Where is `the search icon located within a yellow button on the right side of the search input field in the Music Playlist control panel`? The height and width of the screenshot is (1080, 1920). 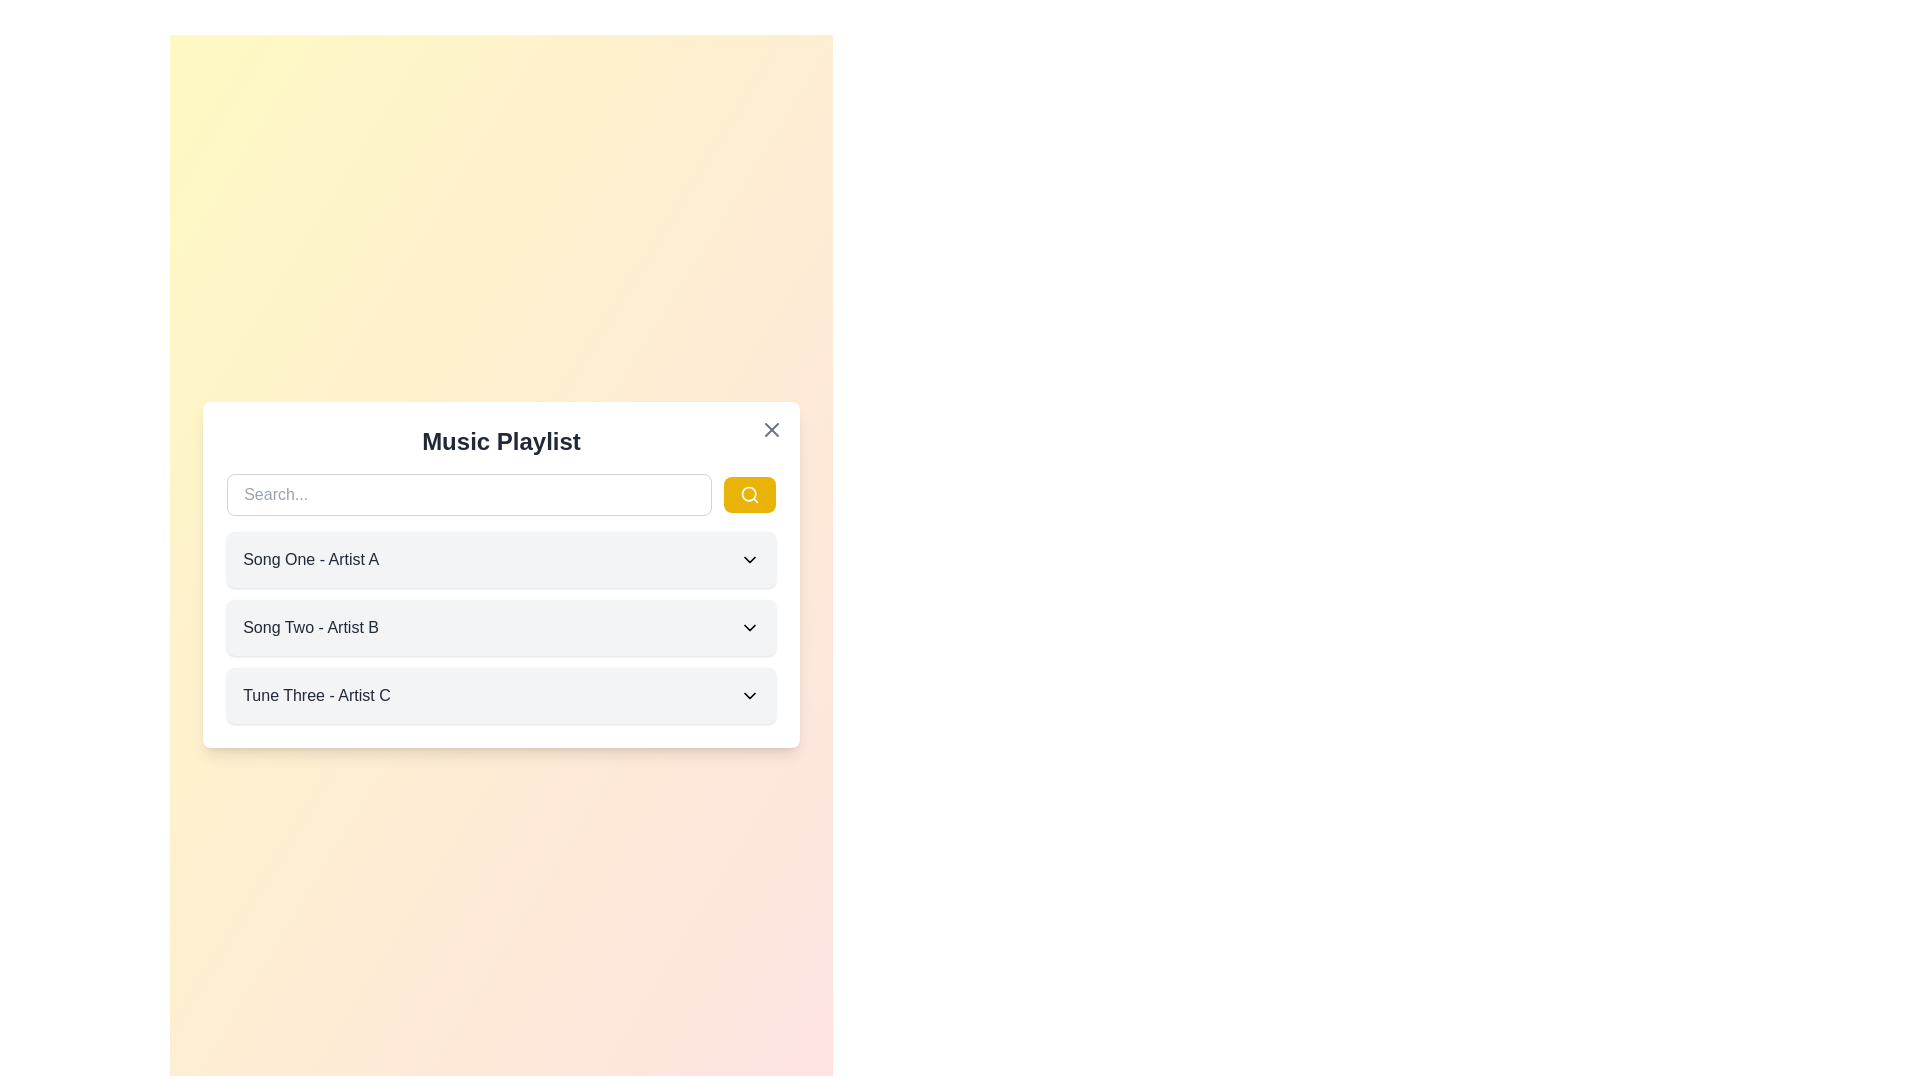
the search icon located within a yellow button on the right side of the search input field in the Music Playlist control panel is located at coordinates (748, 494).